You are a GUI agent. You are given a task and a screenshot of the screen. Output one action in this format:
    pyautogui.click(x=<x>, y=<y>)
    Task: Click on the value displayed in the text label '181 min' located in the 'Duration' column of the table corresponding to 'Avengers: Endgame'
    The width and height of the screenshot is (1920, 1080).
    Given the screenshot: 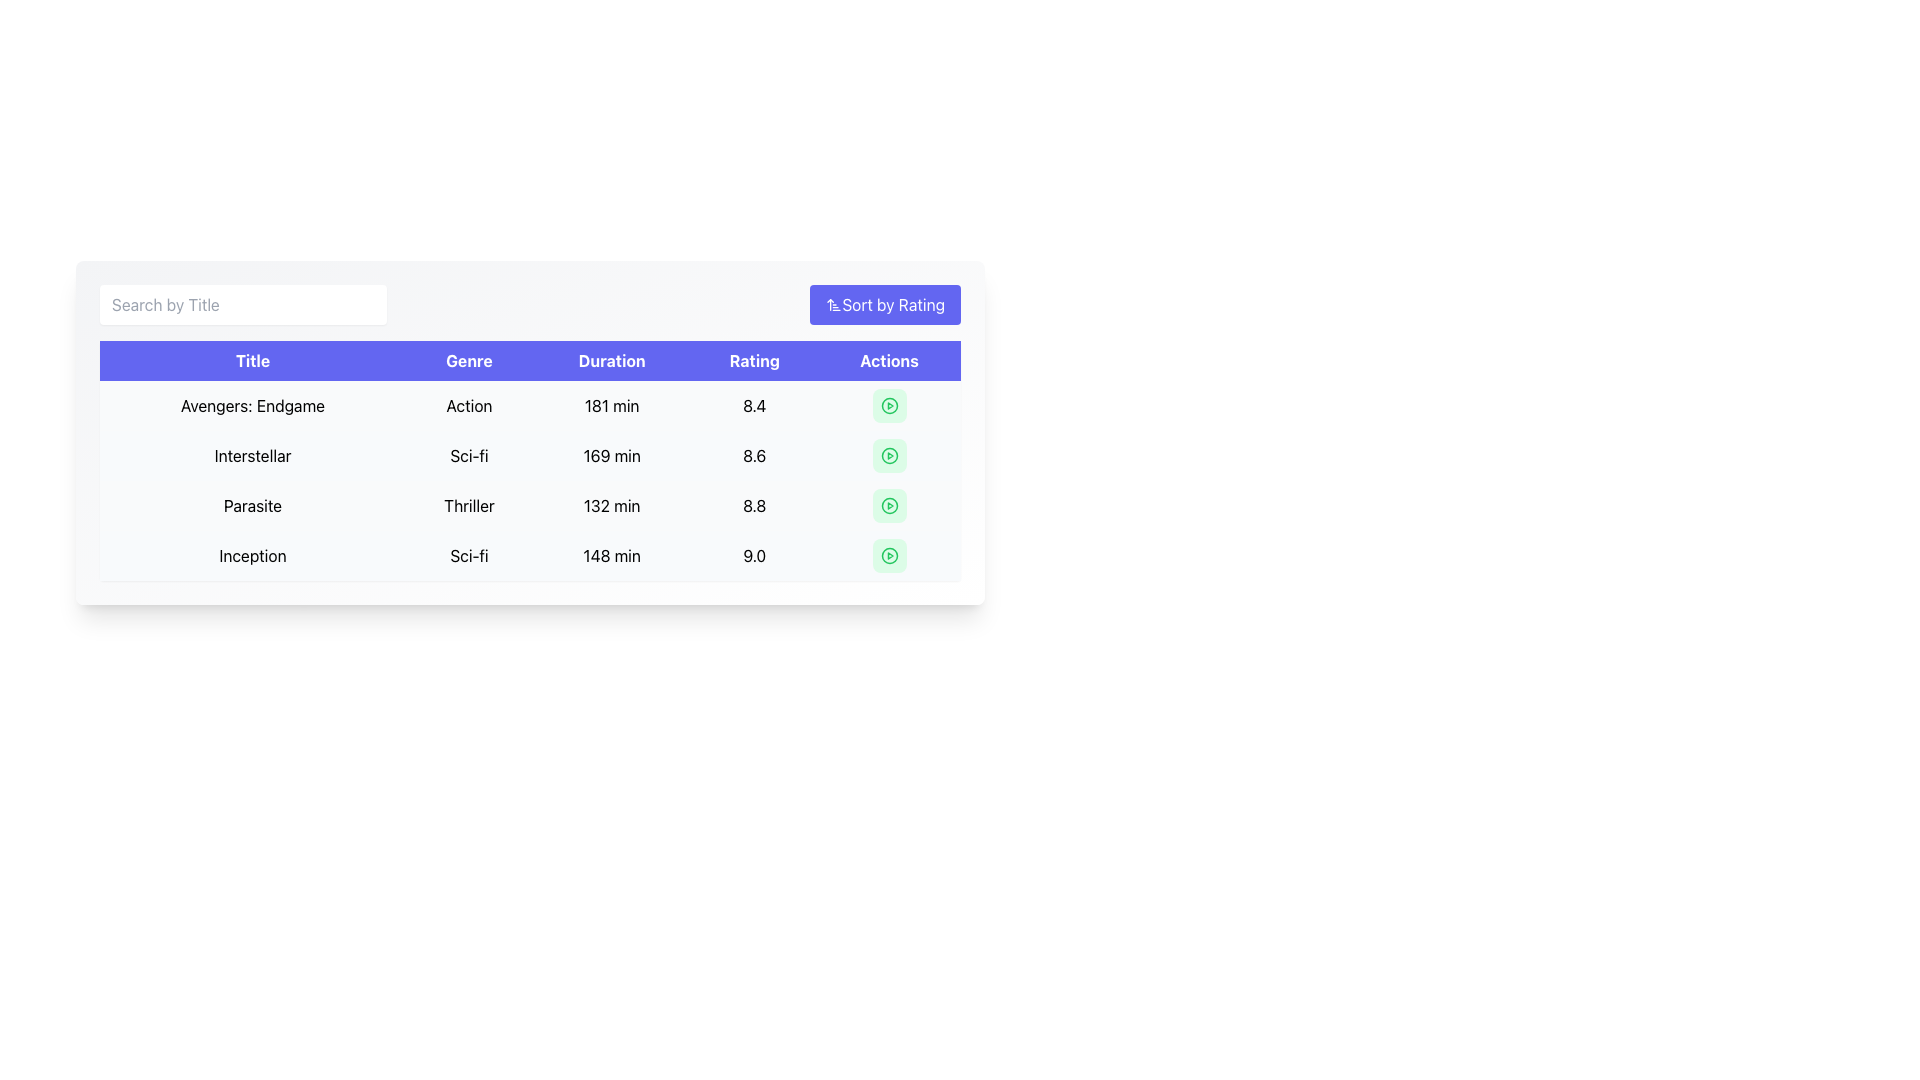 What is the action you would take?
    pyautogui.click(x=611, y=405)
    